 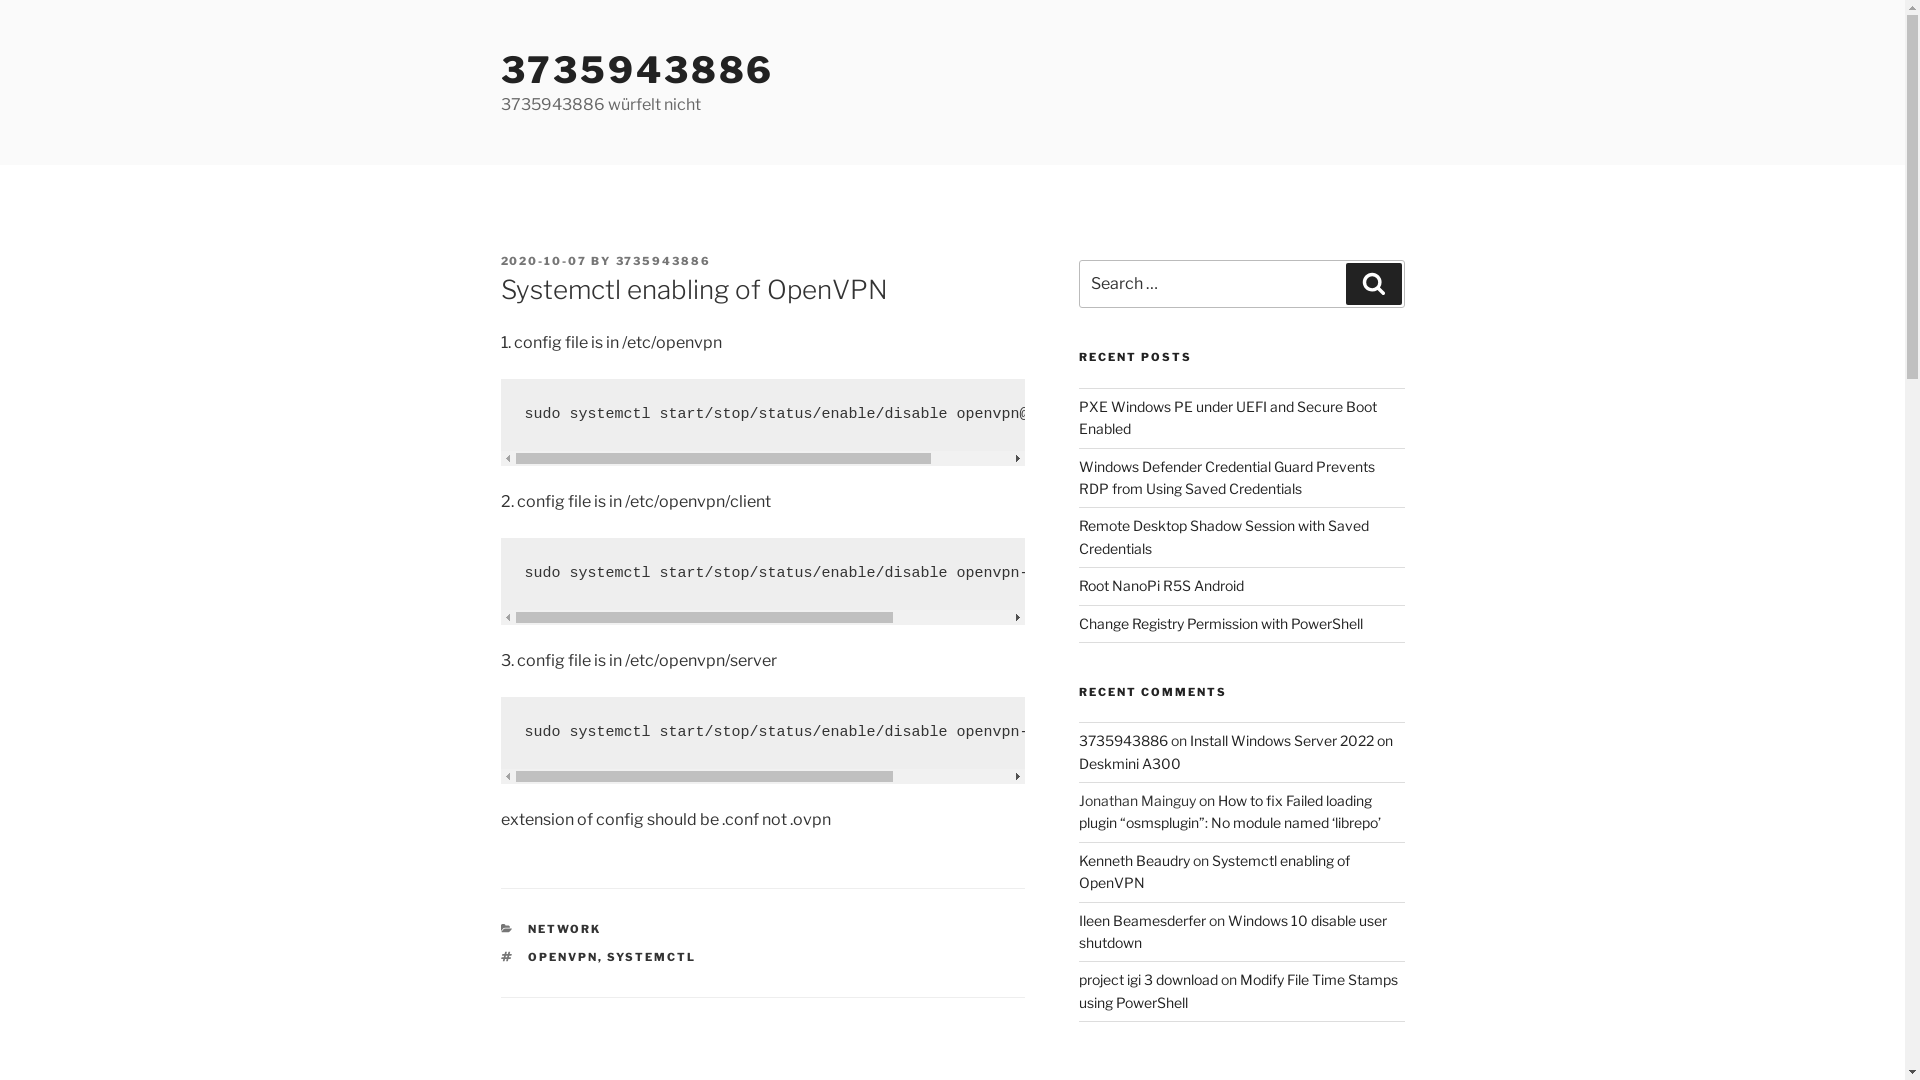 I want to click on 'Windows 10 disable user shutdown', so click(x=1232, y=931).